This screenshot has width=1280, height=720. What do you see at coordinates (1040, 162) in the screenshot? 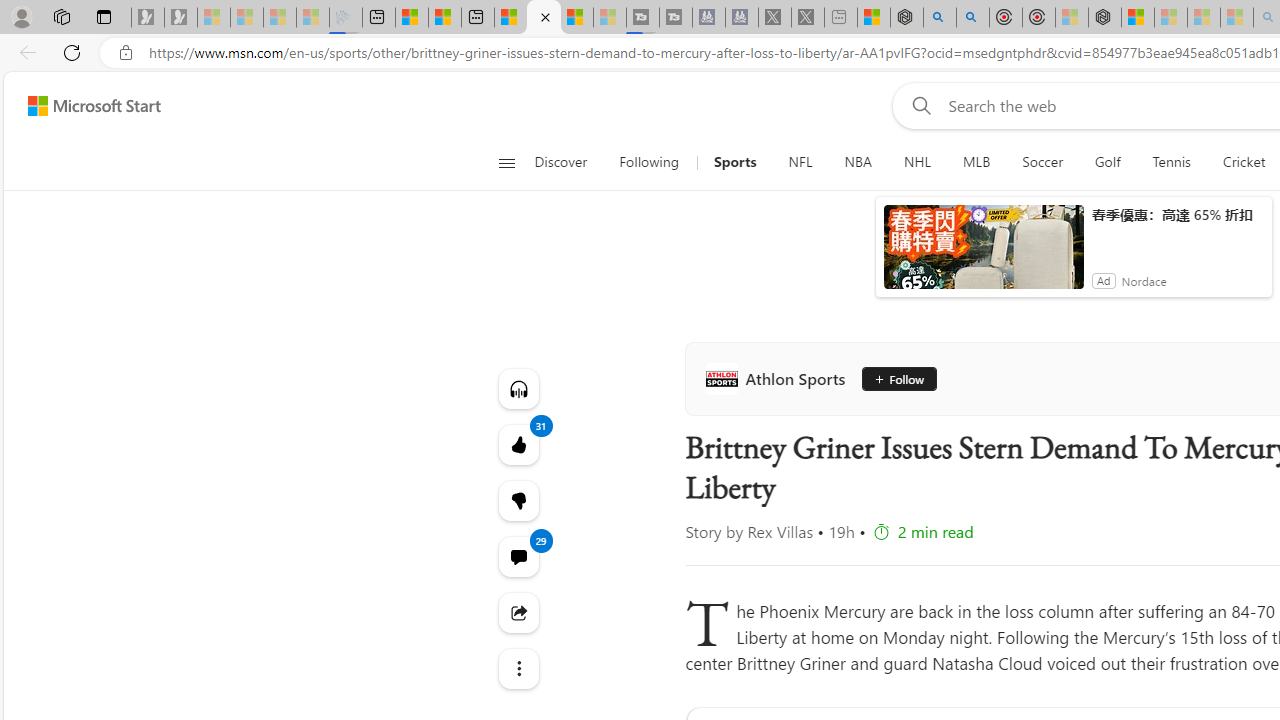
I see `'Soccer'` at bounding box center [1040, 162].